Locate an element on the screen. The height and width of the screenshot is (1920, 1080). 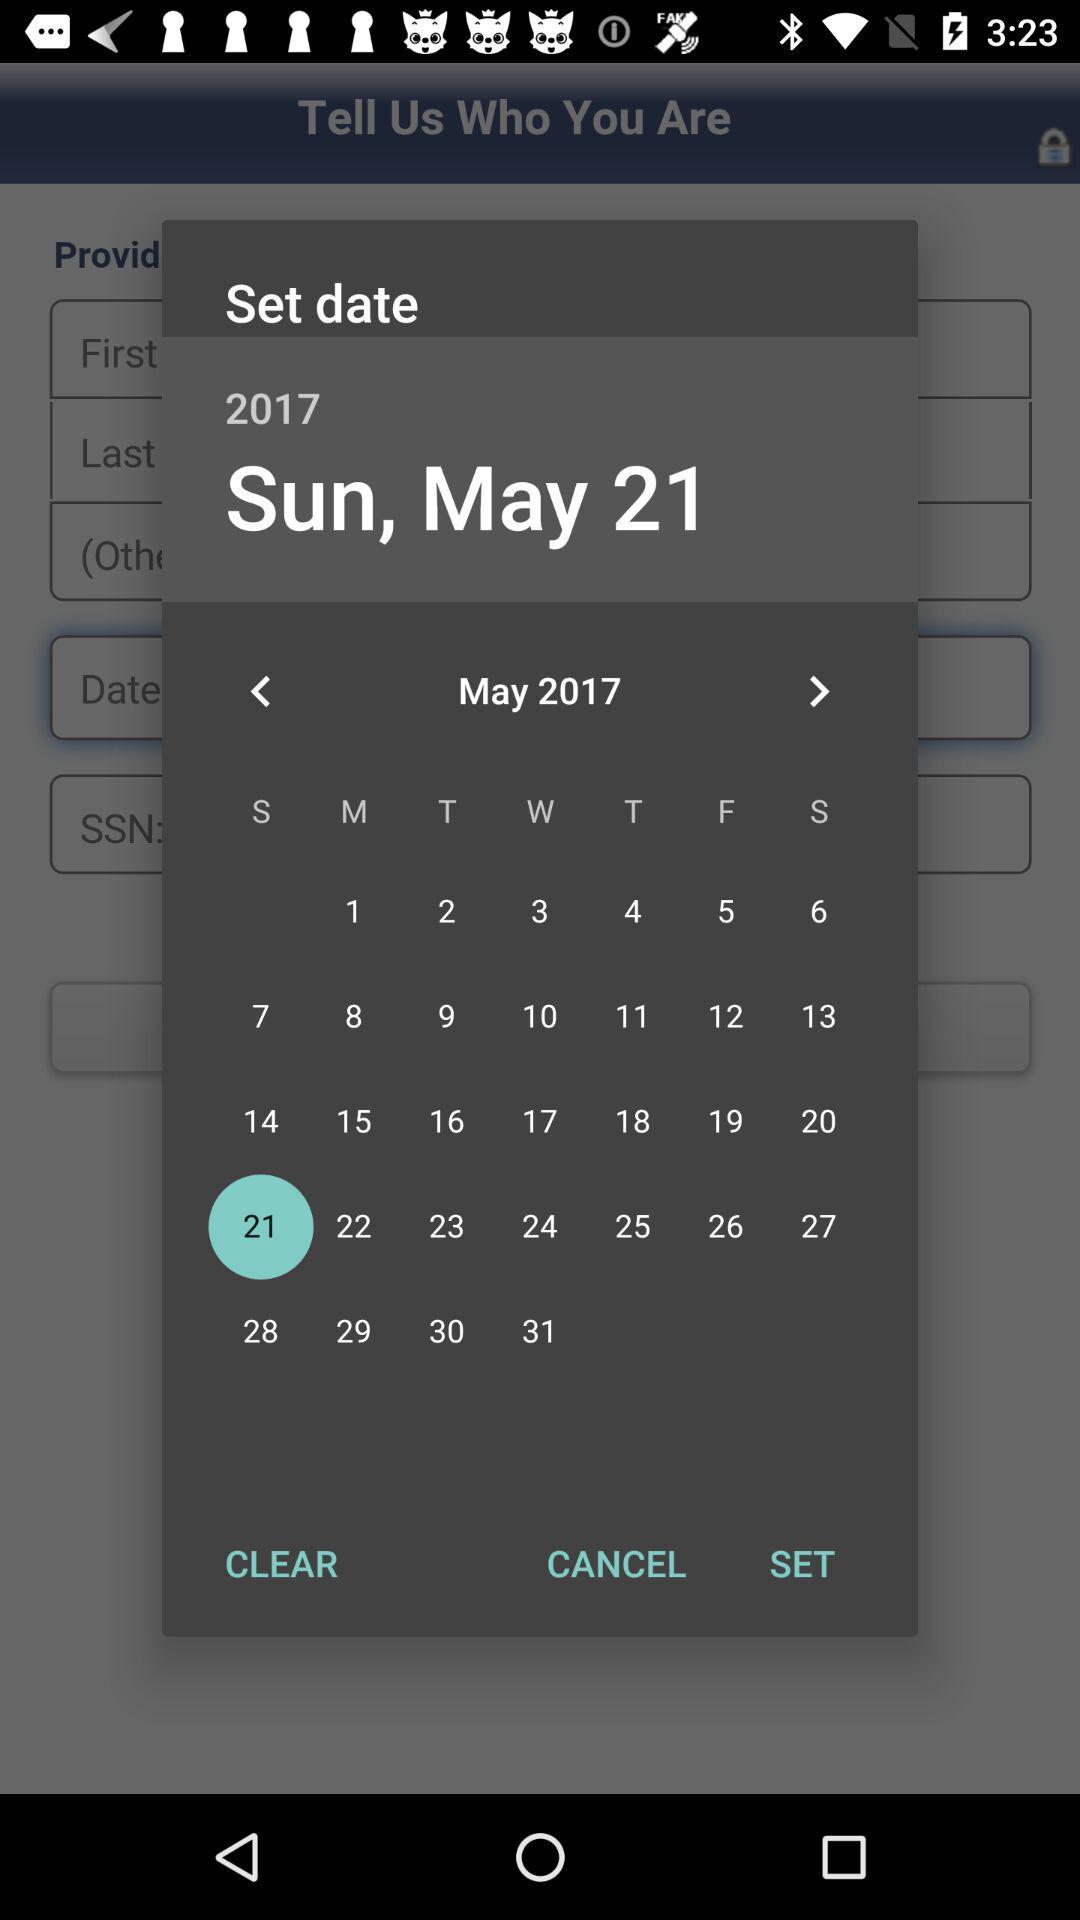
the icon below sun, may 21 item is located at coordinates (260, 691).